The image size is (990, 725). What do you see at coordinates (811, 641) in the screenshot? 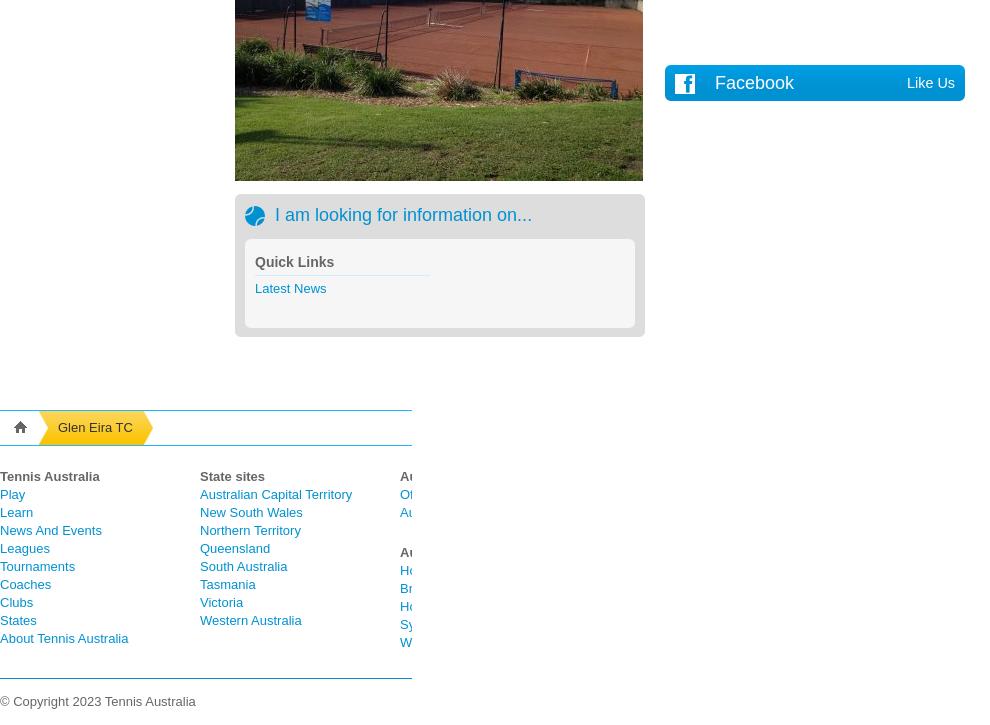
I see `'RSS'` at bounding box center [811, 641].